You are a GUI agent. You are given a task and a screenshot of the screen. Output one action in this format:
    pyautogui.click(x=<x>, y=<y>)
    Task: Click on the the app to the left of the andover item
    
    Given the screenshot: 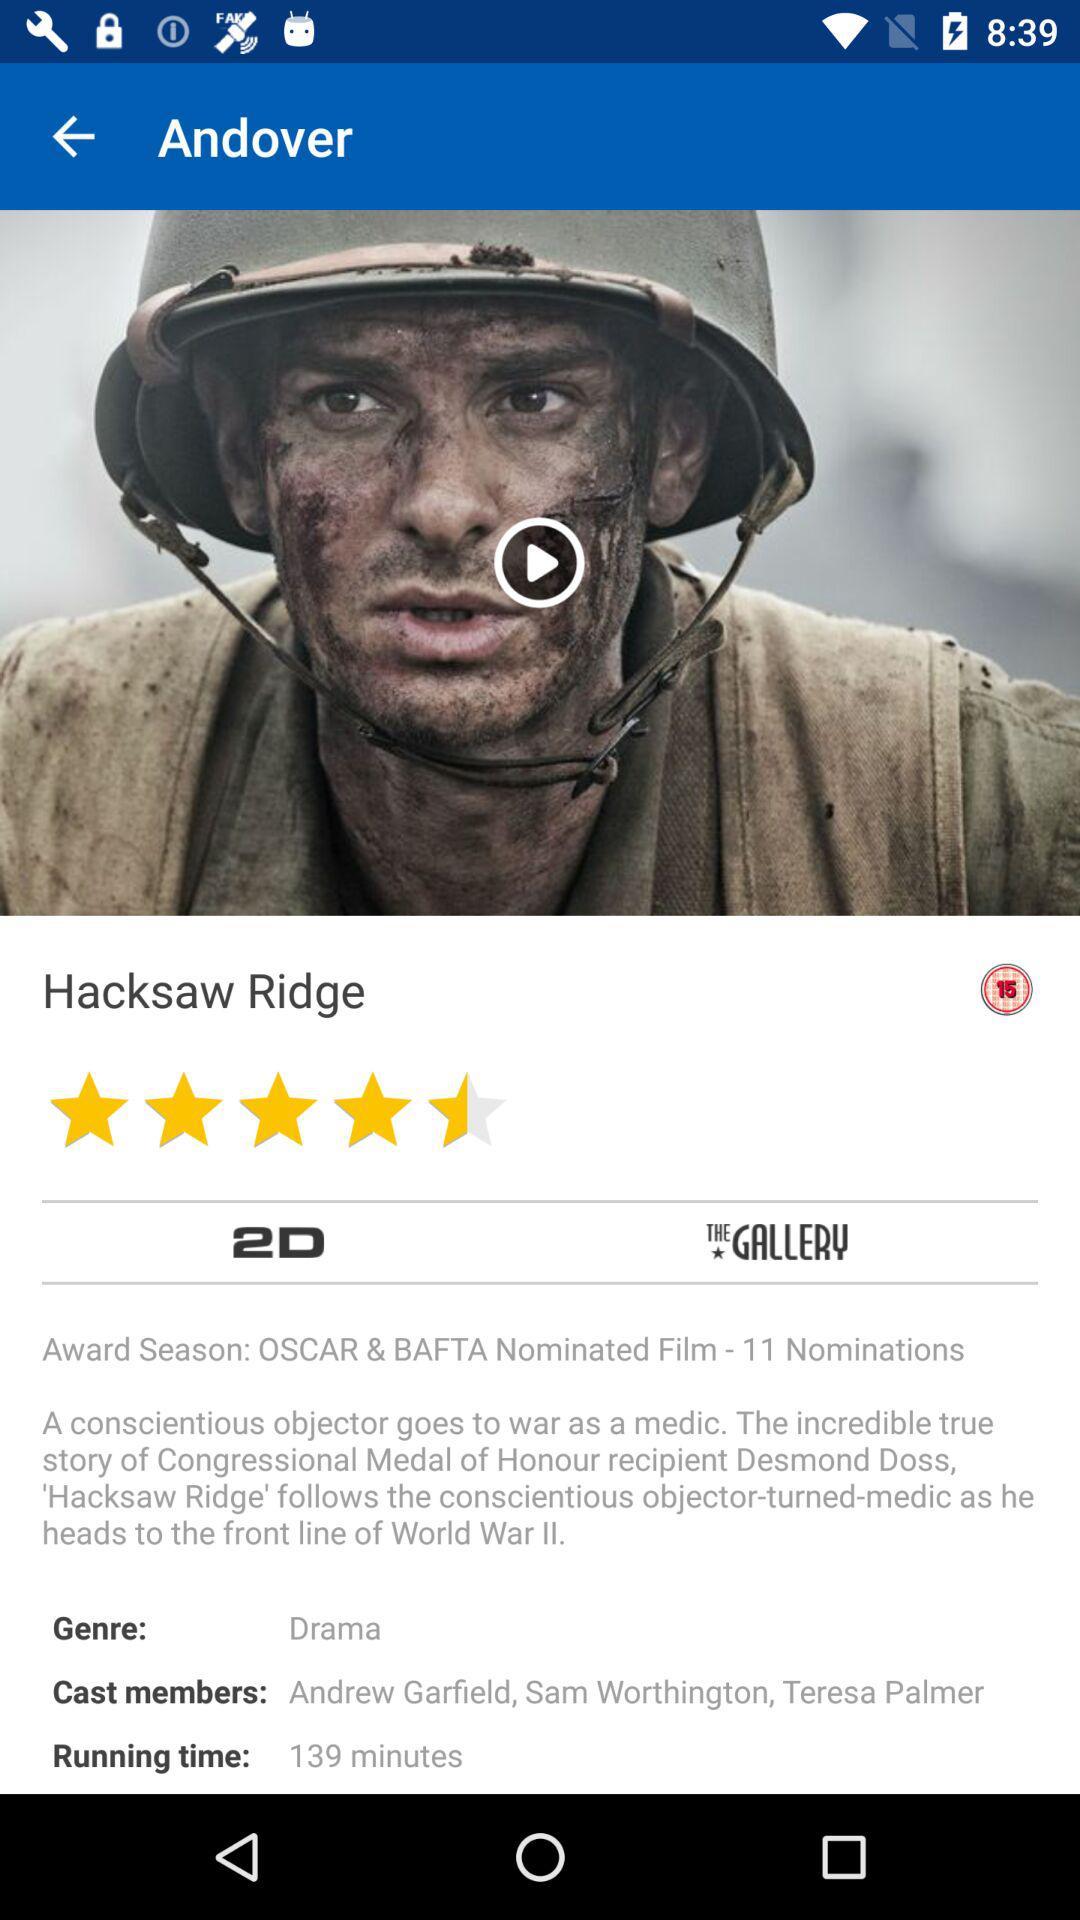 What is the action you would take?
    pyautogui.click(x=72, y=135)
    